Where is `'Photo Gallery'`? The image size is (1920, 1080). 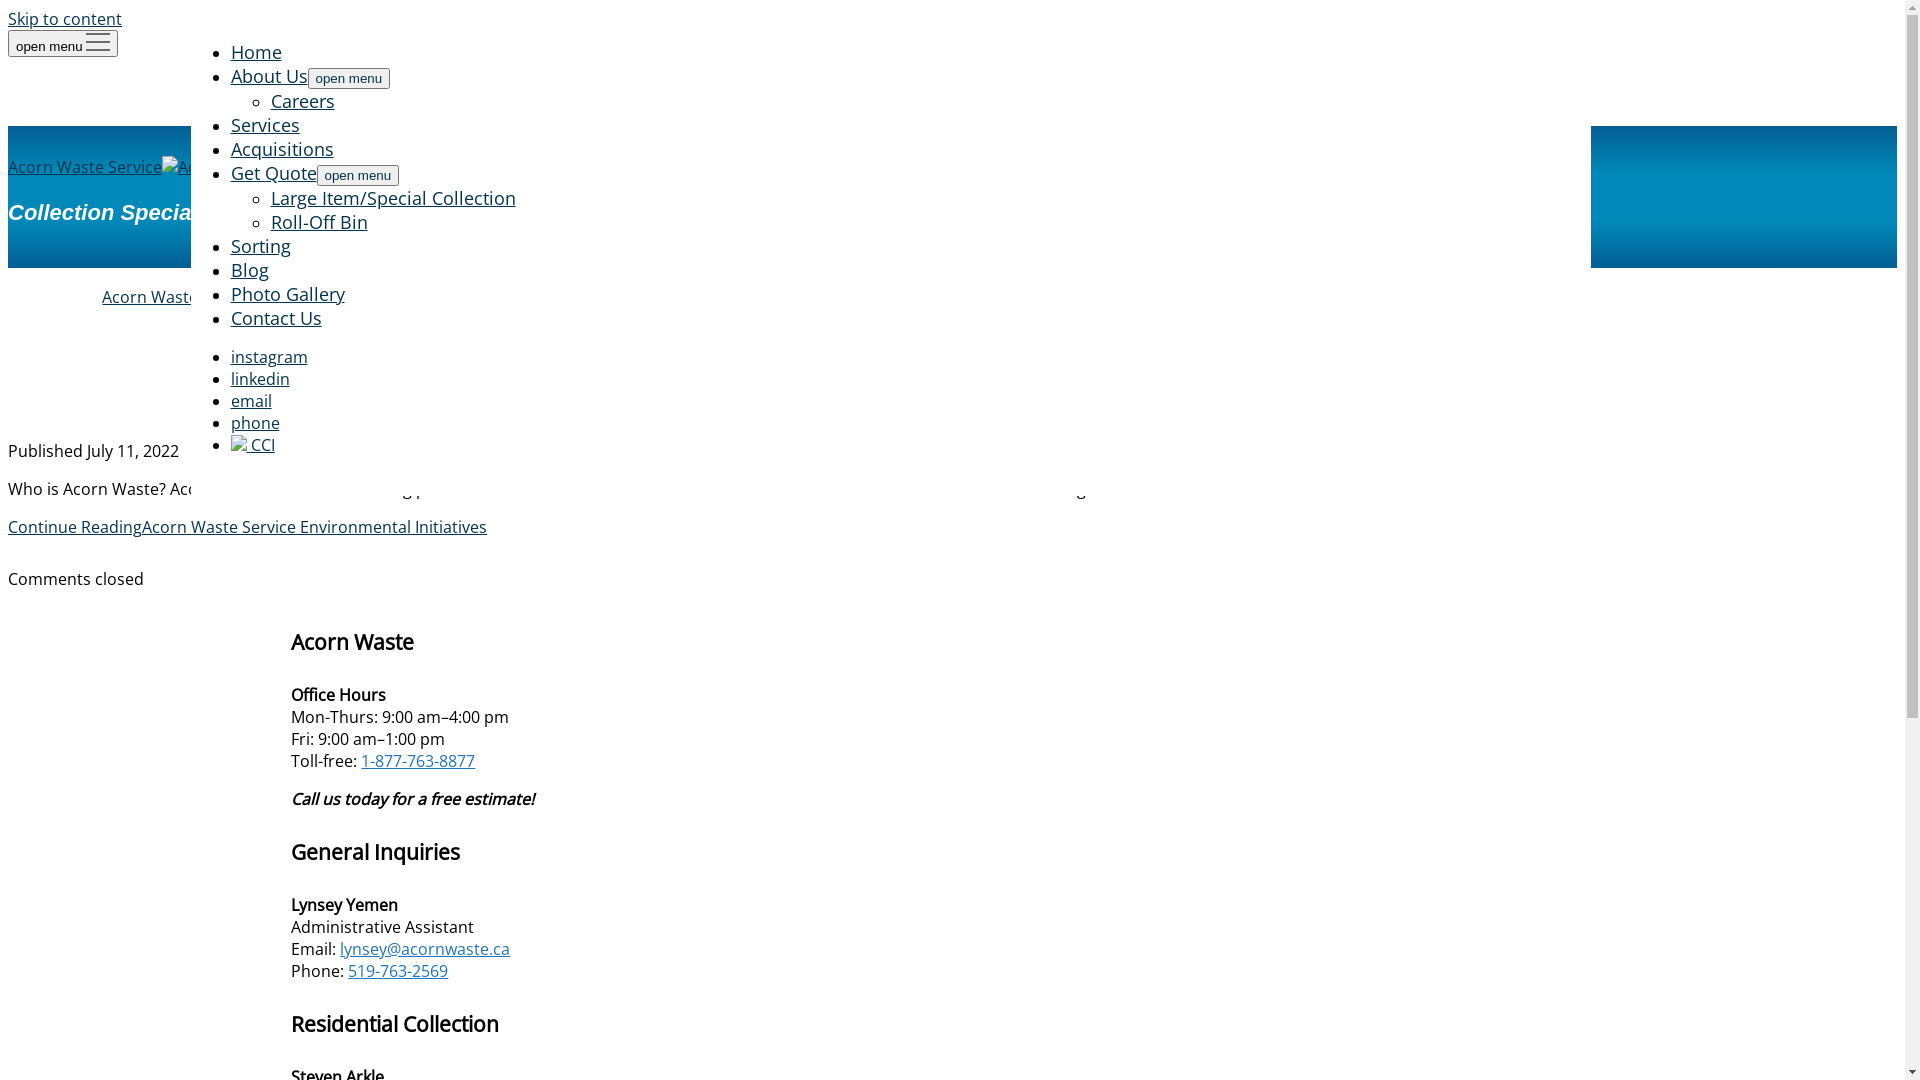 'Photo Gallery' is located at coordinates (286, 293).